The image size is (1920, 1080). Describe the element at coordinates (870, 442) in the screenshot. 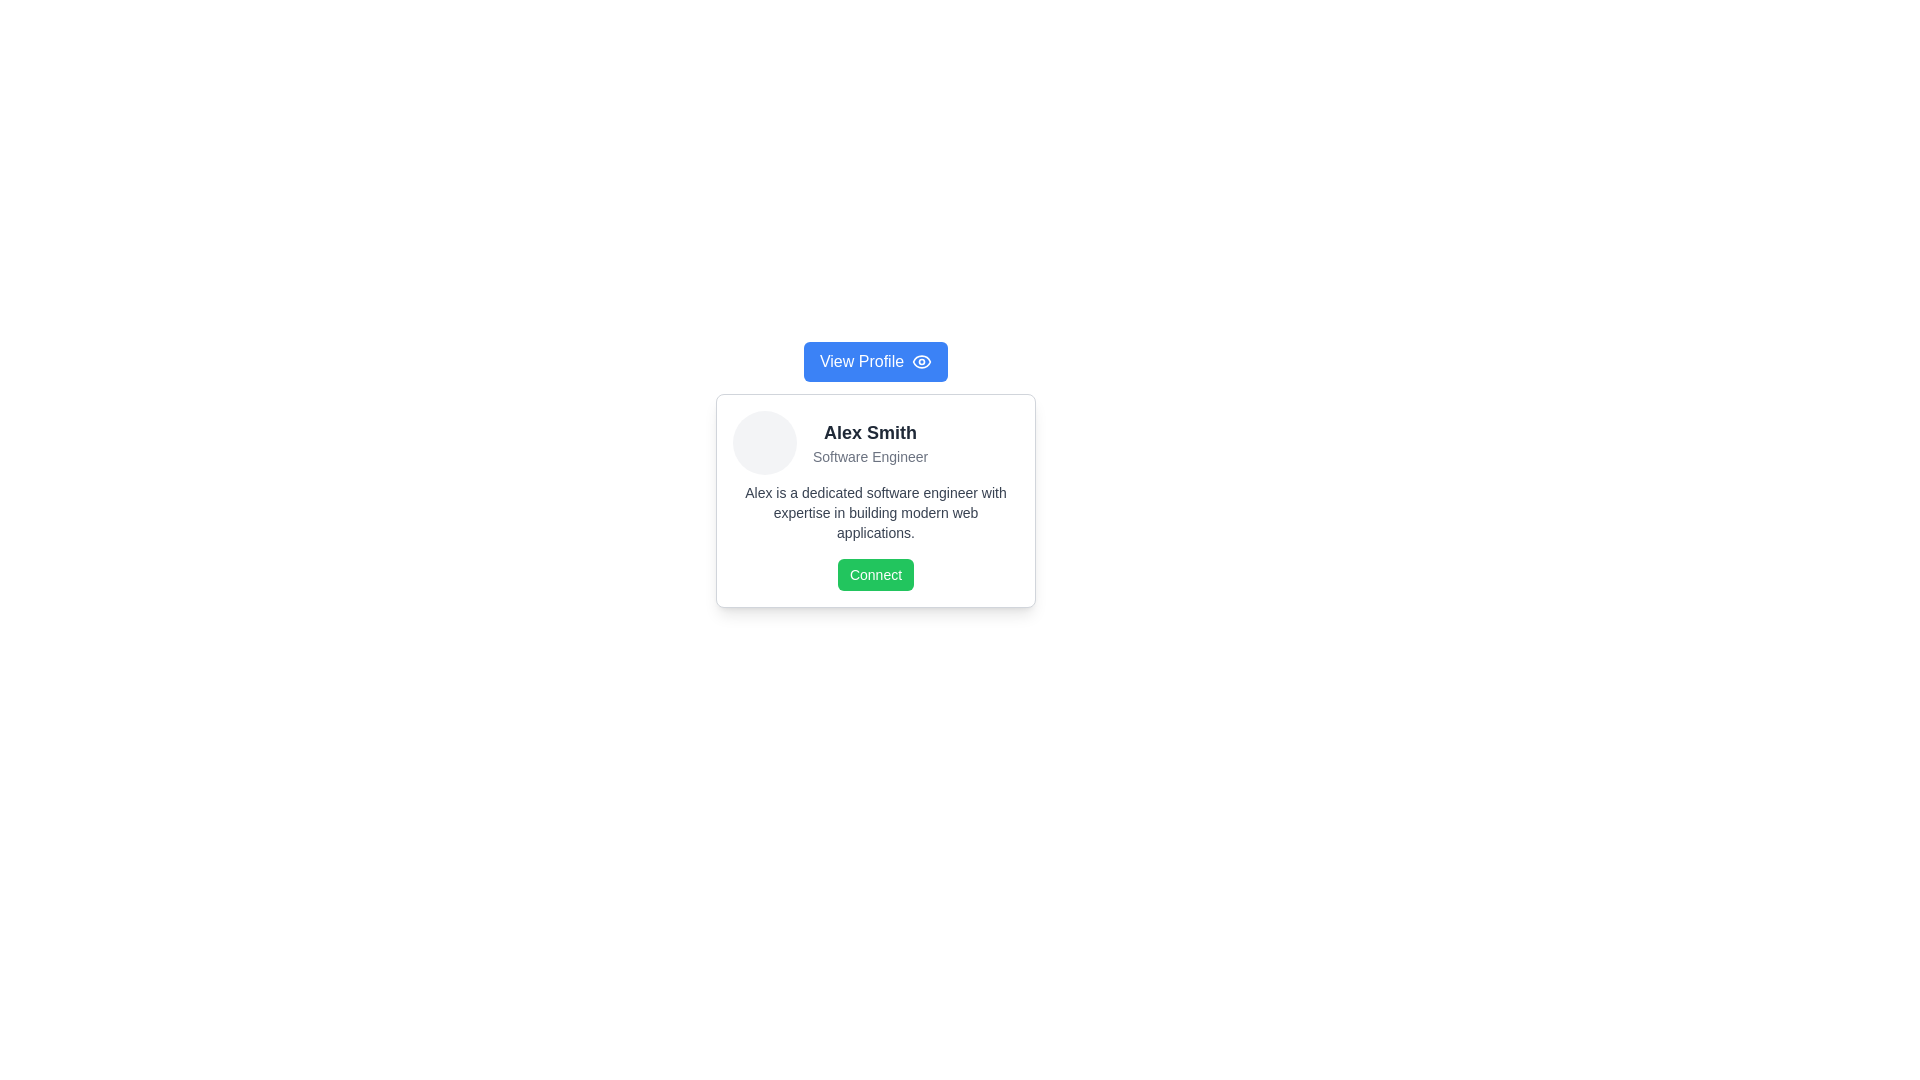

I see `text label displaying 'Alex Smith' and 'Software Engineer' located in the center-top area of a user card, below a circular icon placeholder` at that location.